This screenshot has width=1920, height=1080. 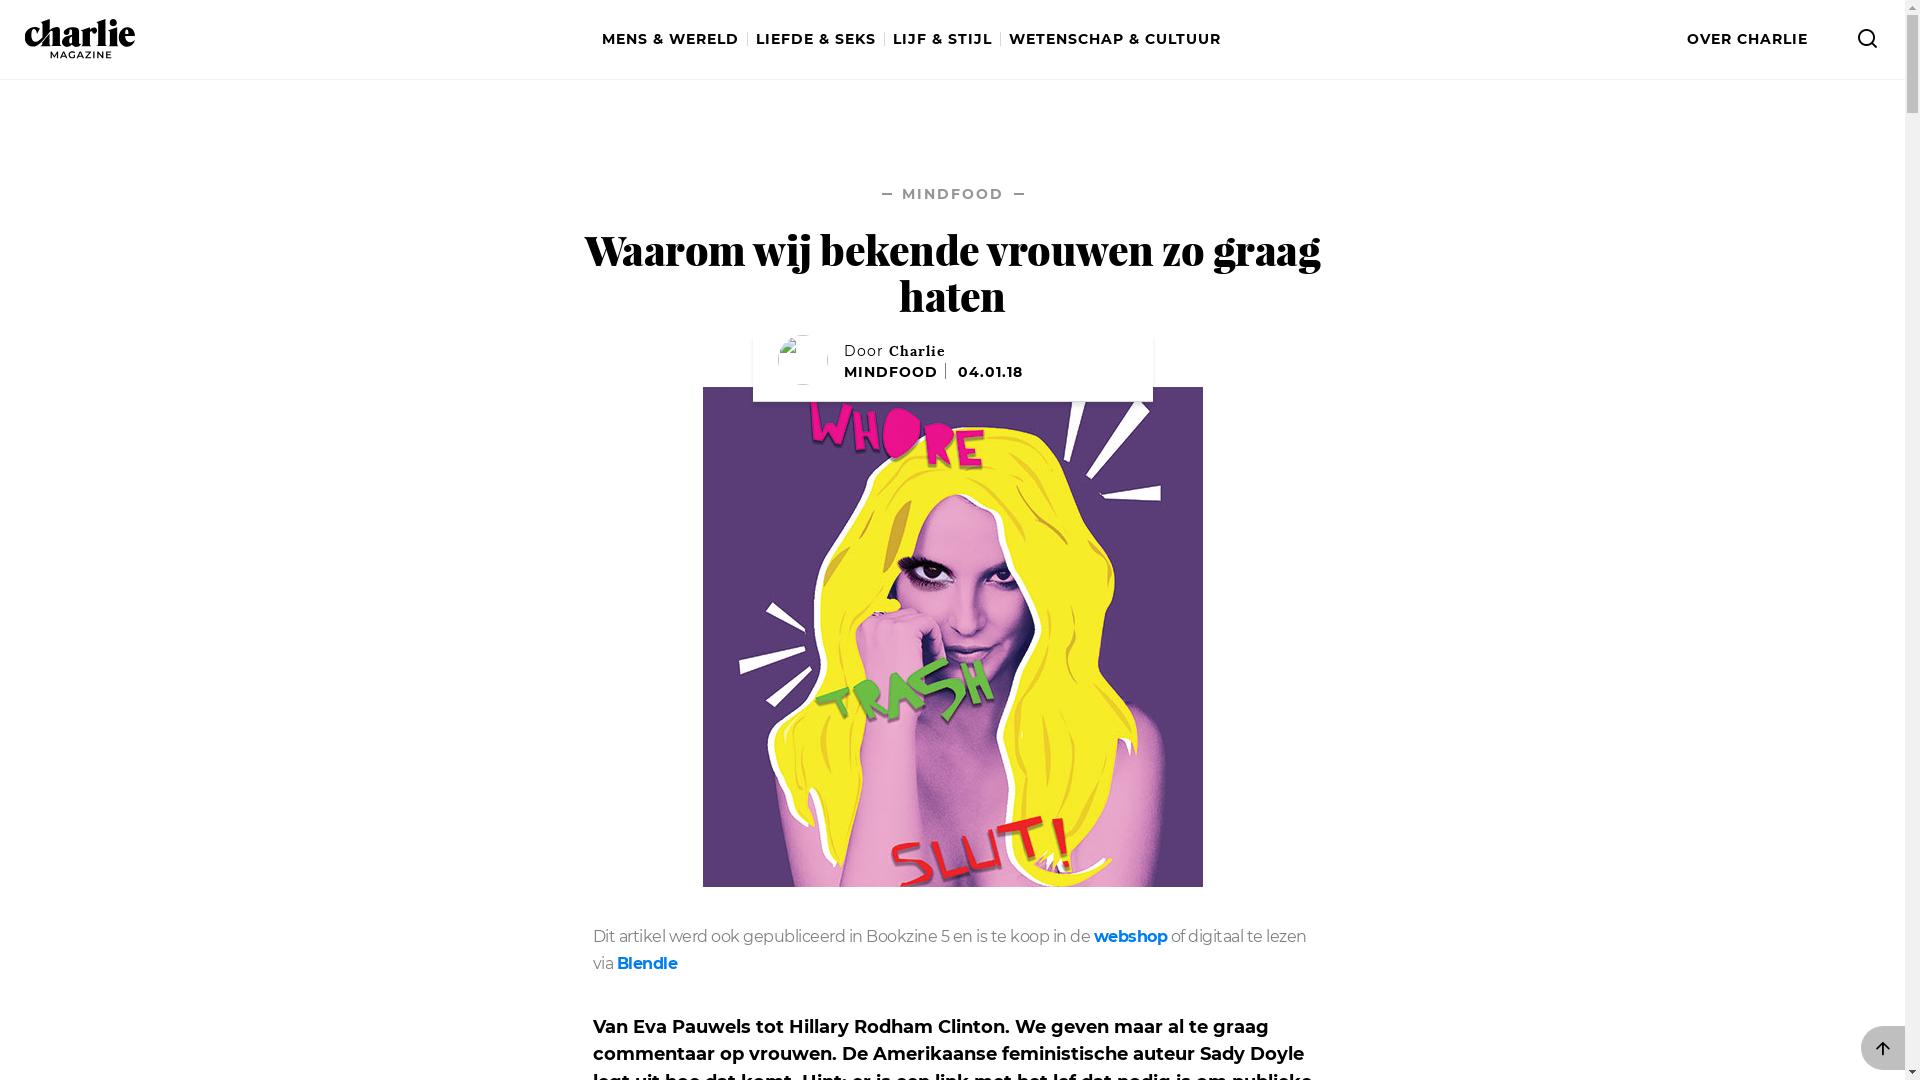 I want to click on 'MENS & WERELD', so click(x=675, y=39).